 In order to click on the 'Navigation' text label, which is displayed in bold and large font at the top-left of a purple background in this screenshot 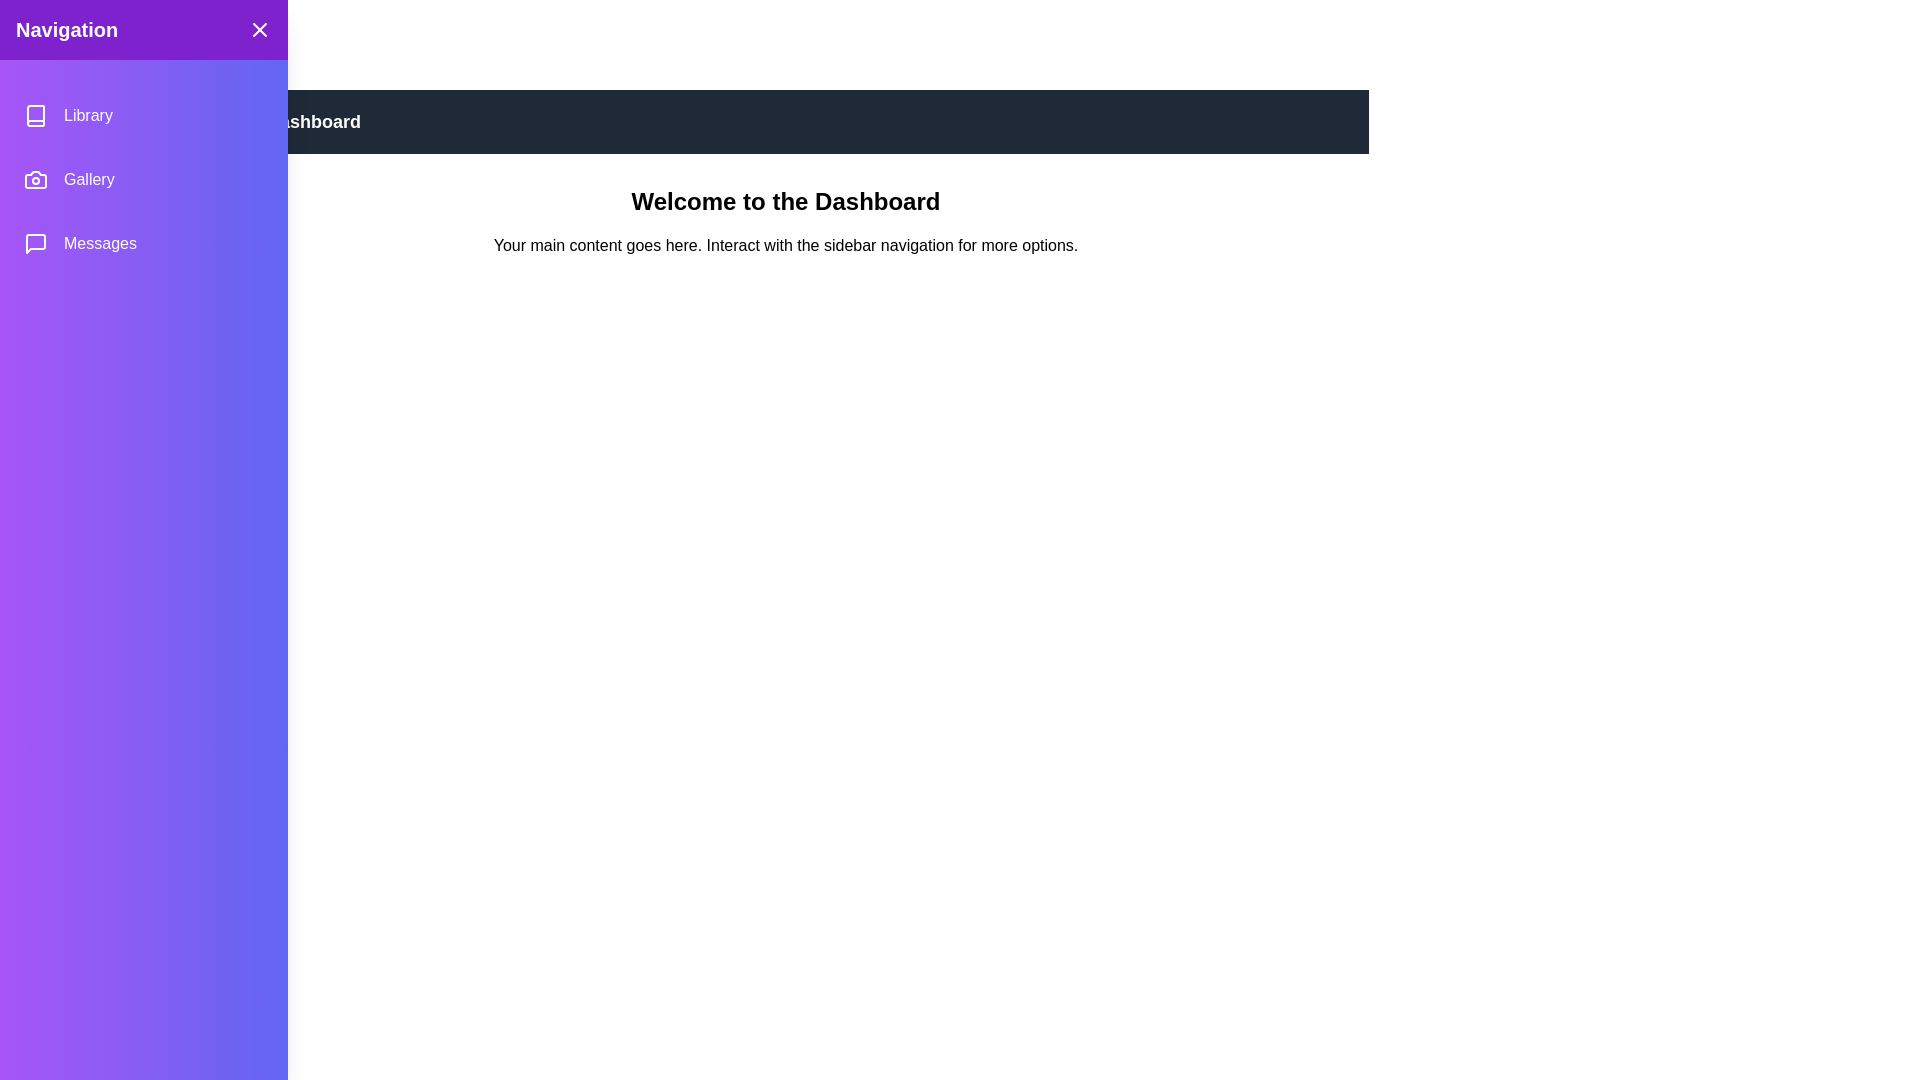, I will do `click(67, 30)`.